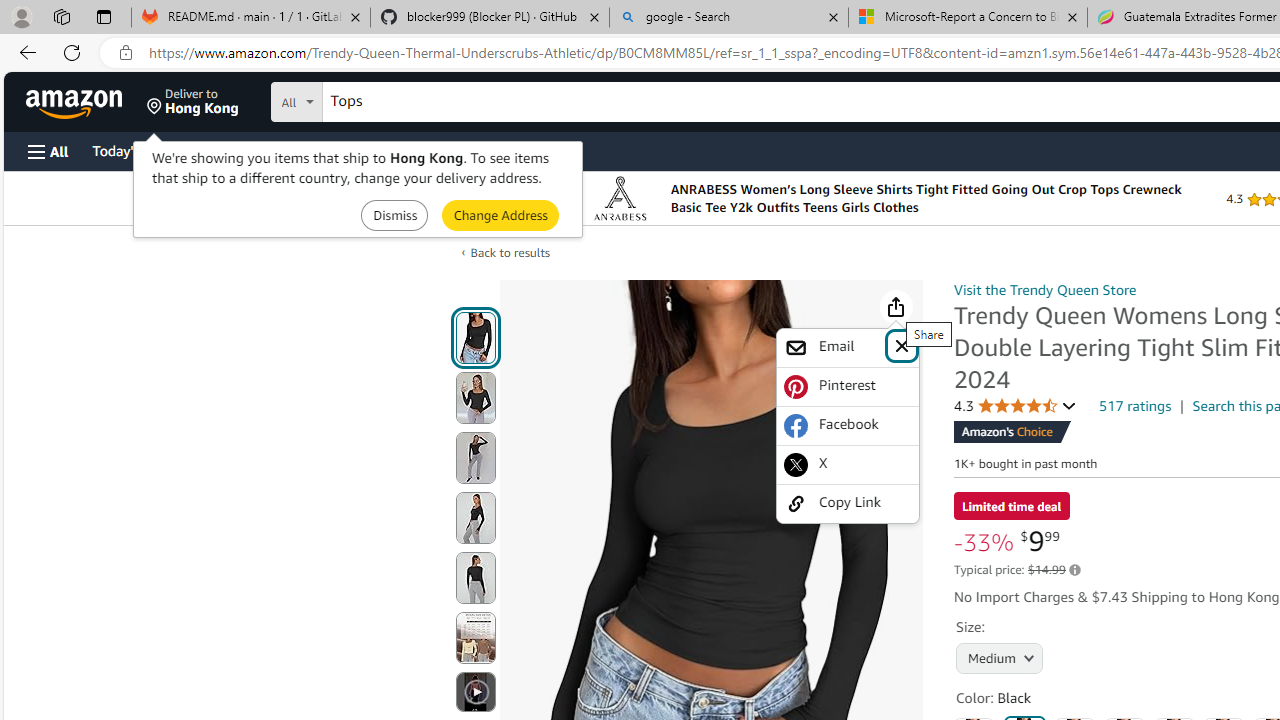 This screenshot has width=1280, height=720. What do you see at coordinates (996, 657) in the screenshot?
I see `'AutomationID: native_dropdown_selected_size_name'` at bounding box center [996, 657].